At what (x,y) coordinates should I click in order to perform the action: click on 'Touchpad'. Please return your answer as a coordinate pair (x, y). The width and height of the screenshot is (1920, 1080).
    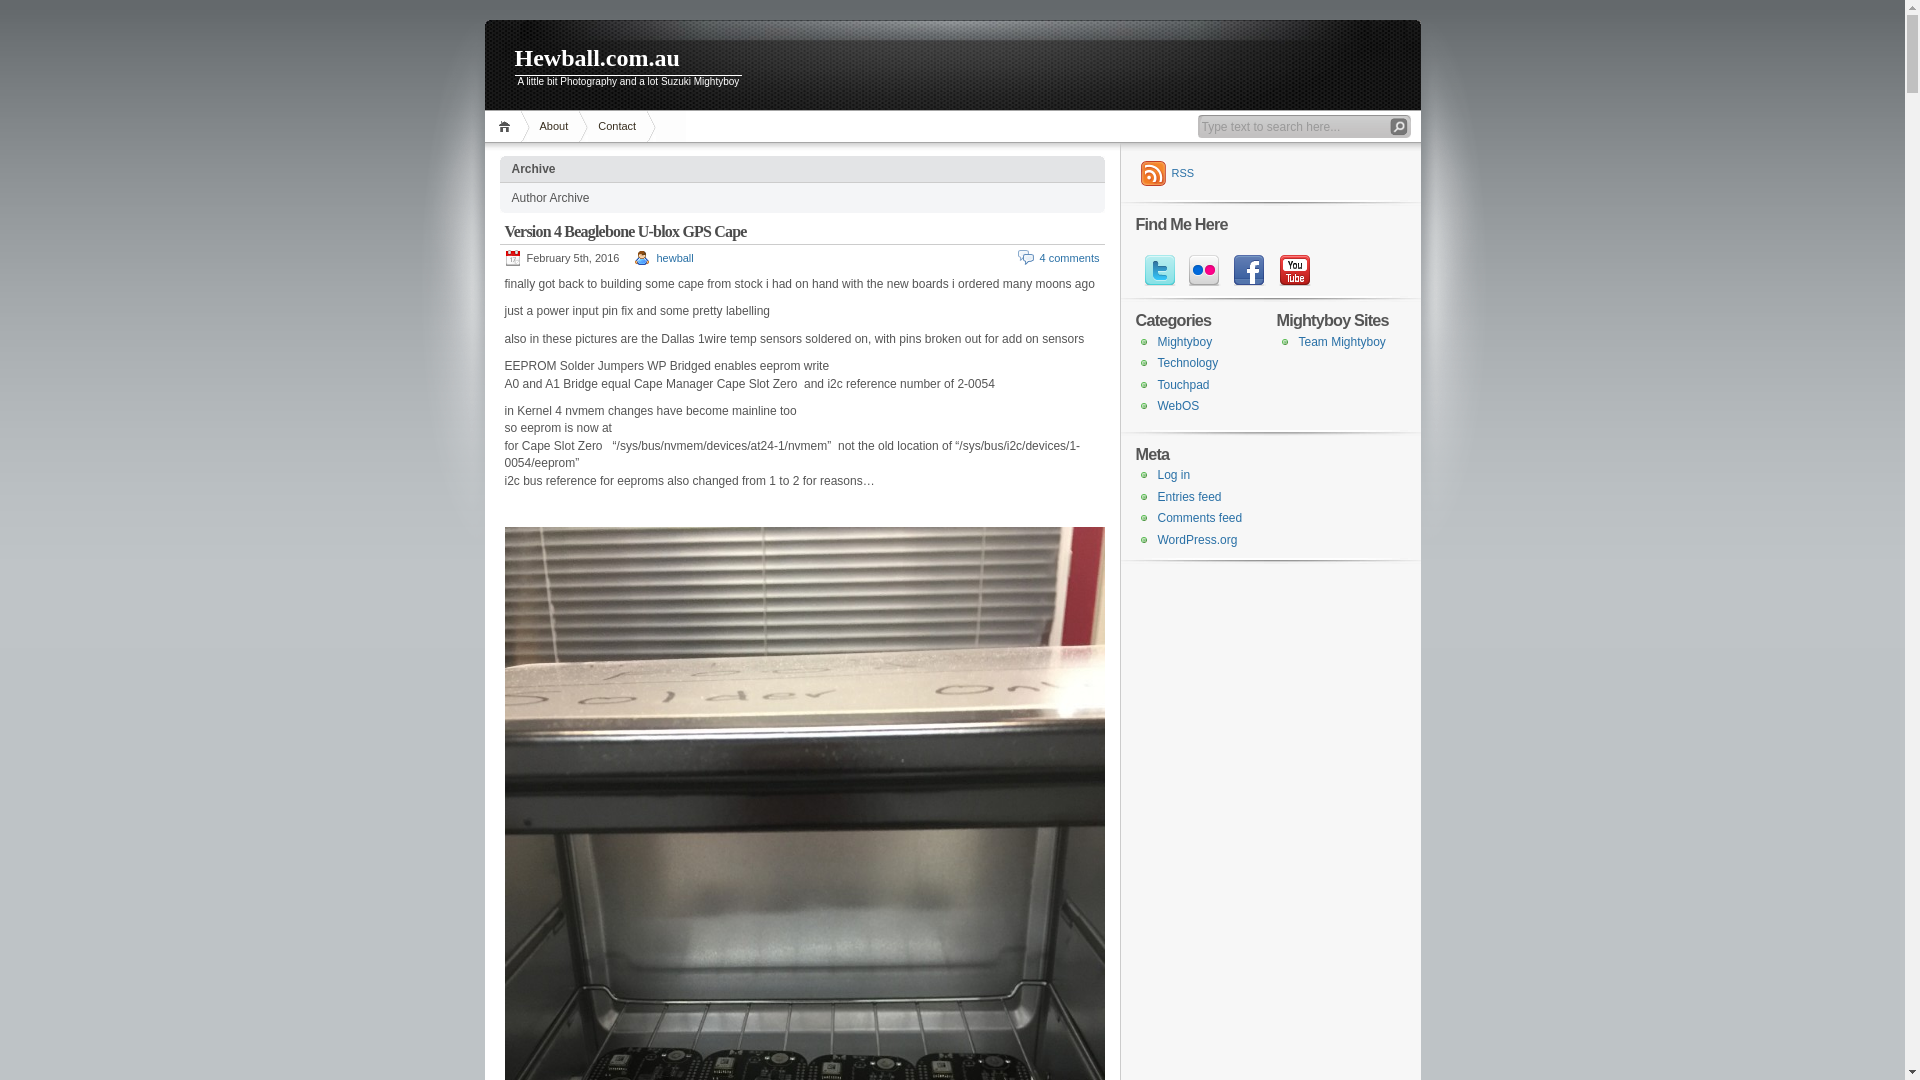
    Looking at the image, I should click on (1184, 385).